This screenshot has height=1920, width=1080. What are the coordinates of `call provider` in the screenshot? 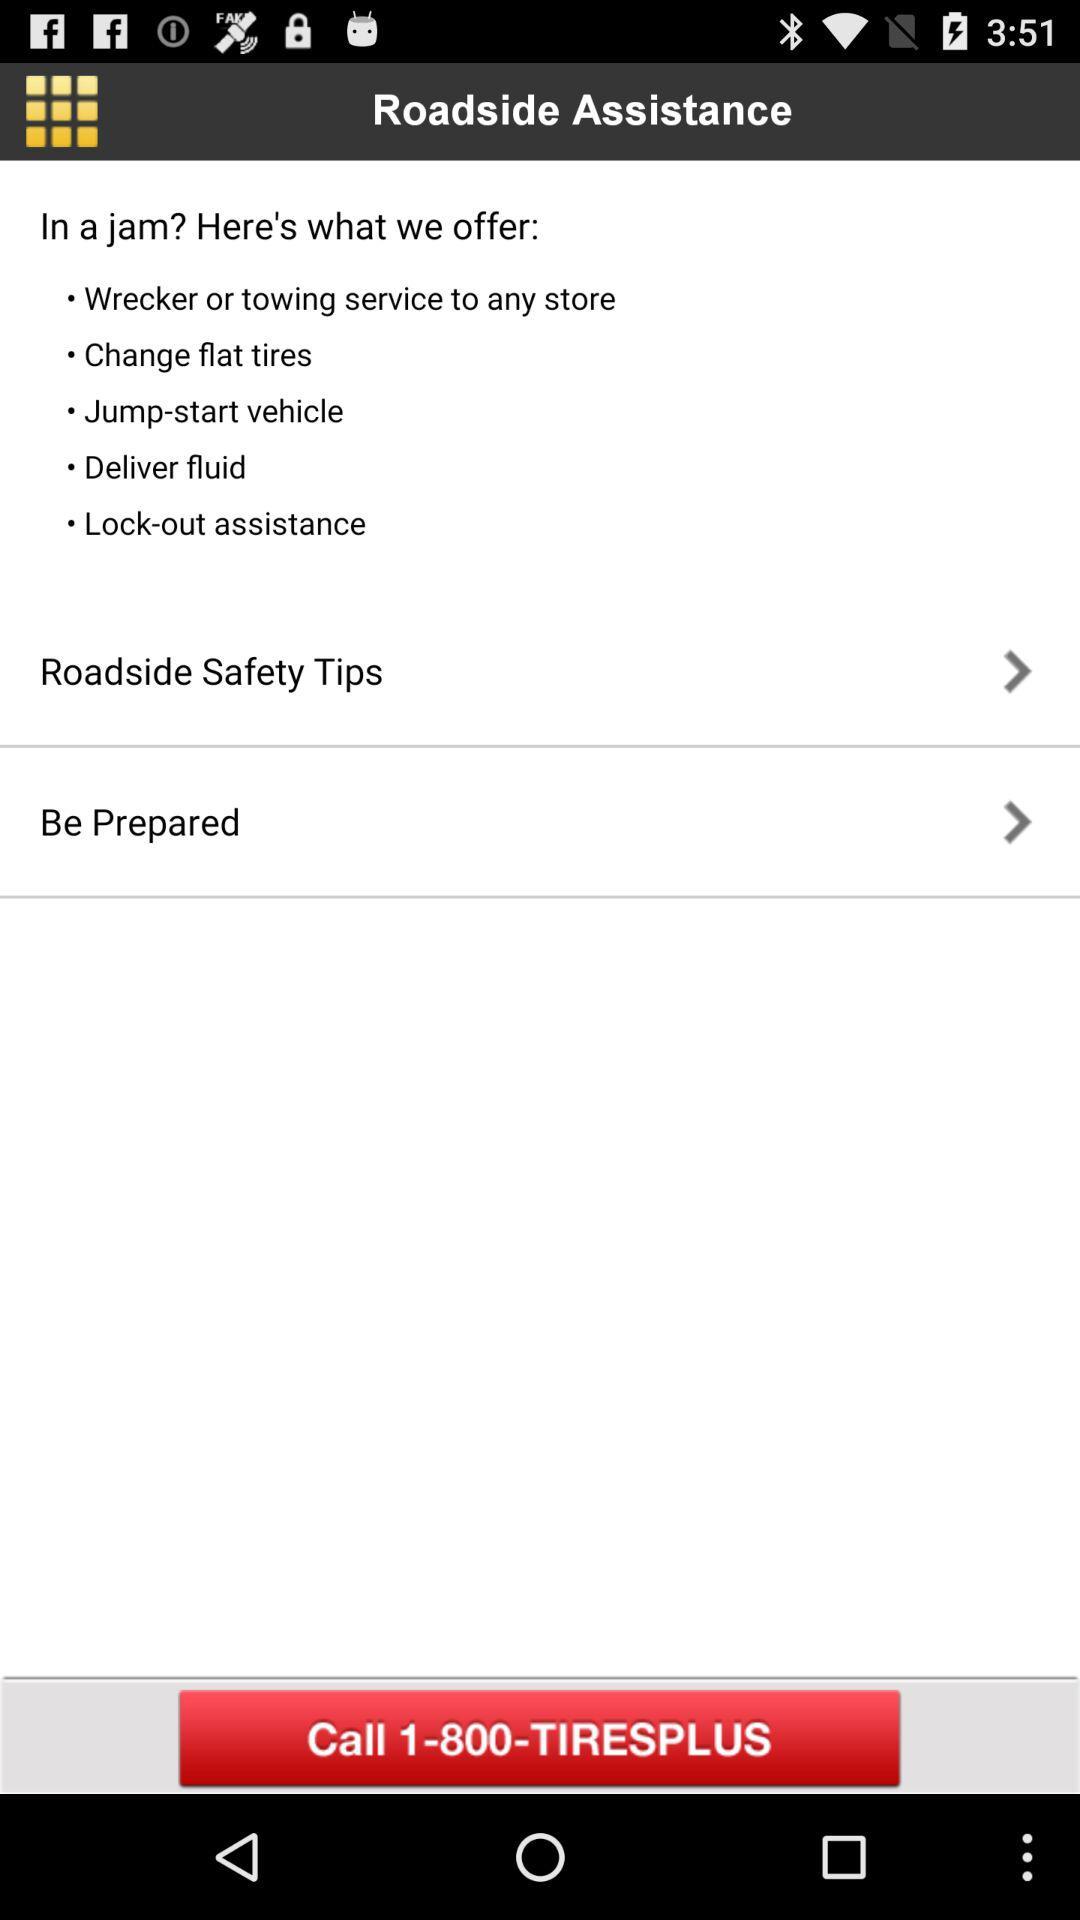 It's located at (540, 1738).